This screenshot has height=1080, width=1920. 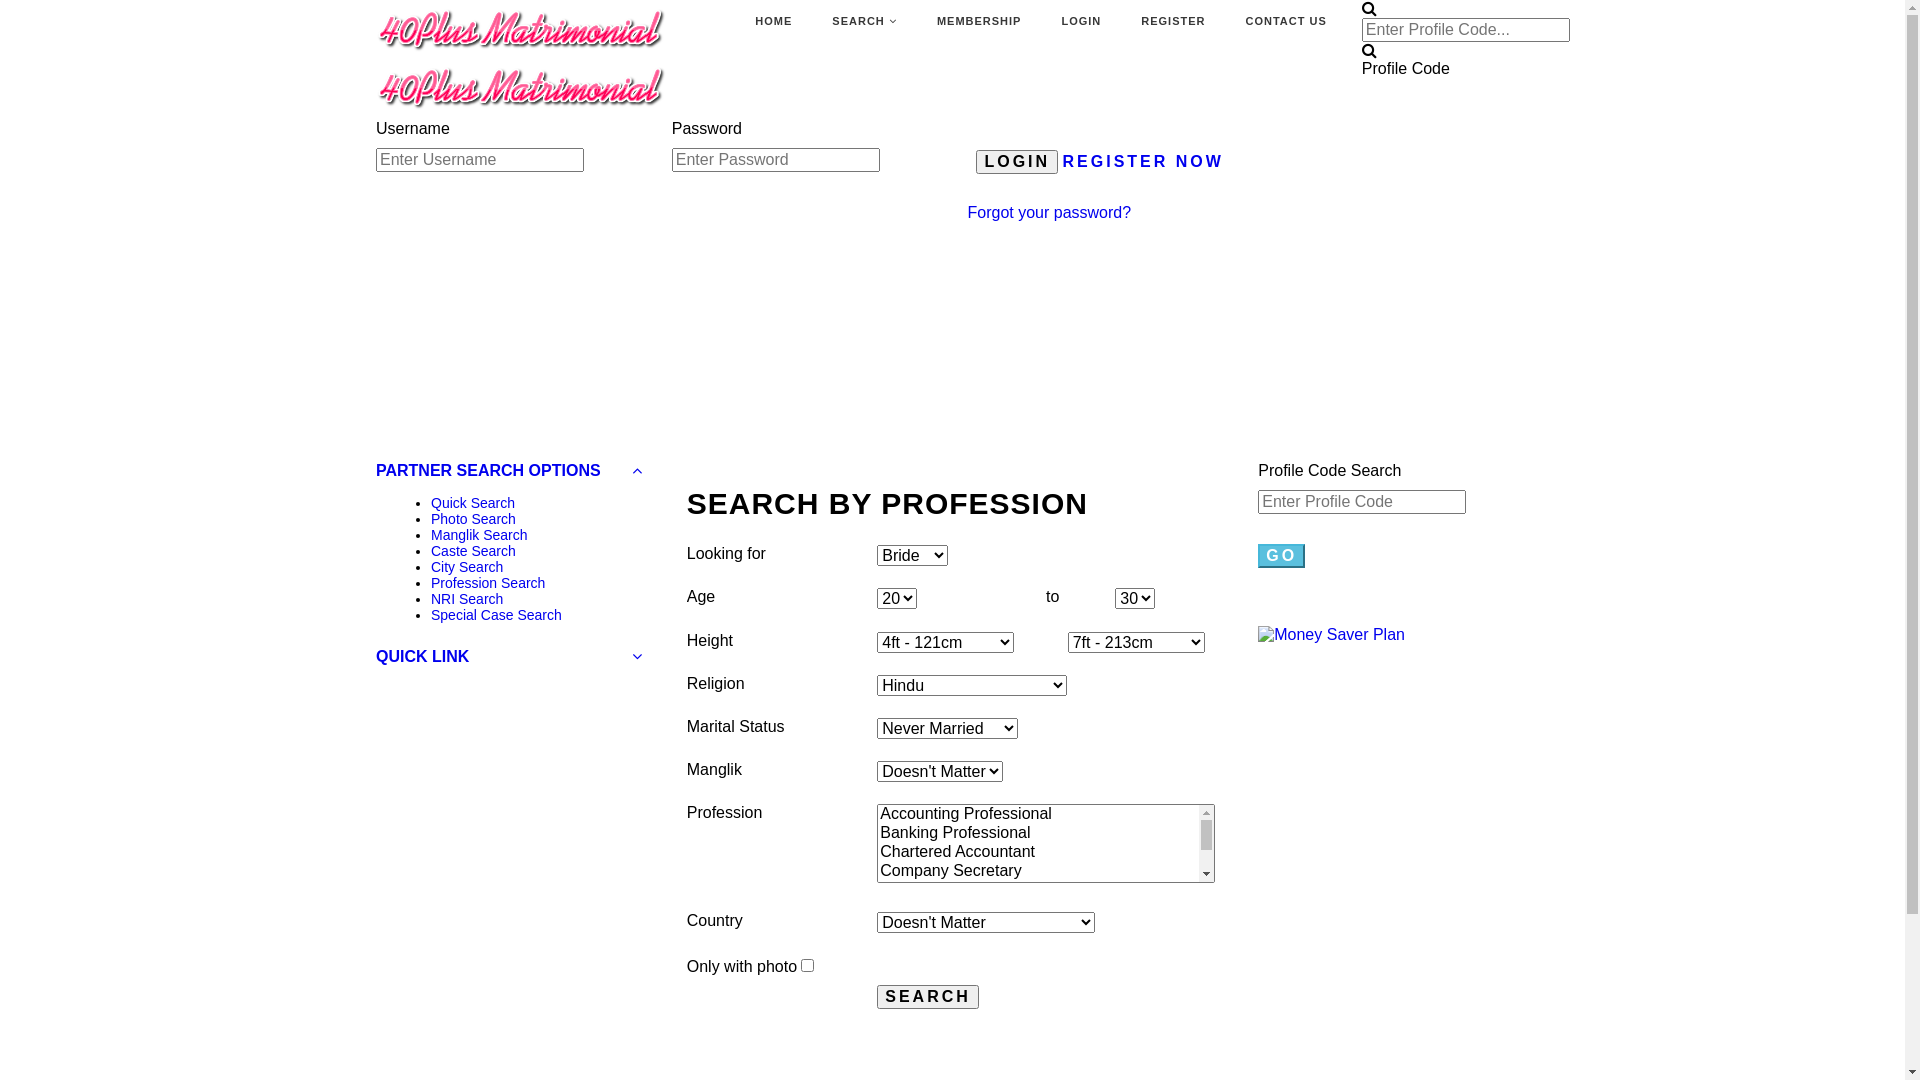 What do you see at coordinates (1049, 212) in the screenshot?
I see `'Forgot your password?'` at bounding box center [1049, 212].